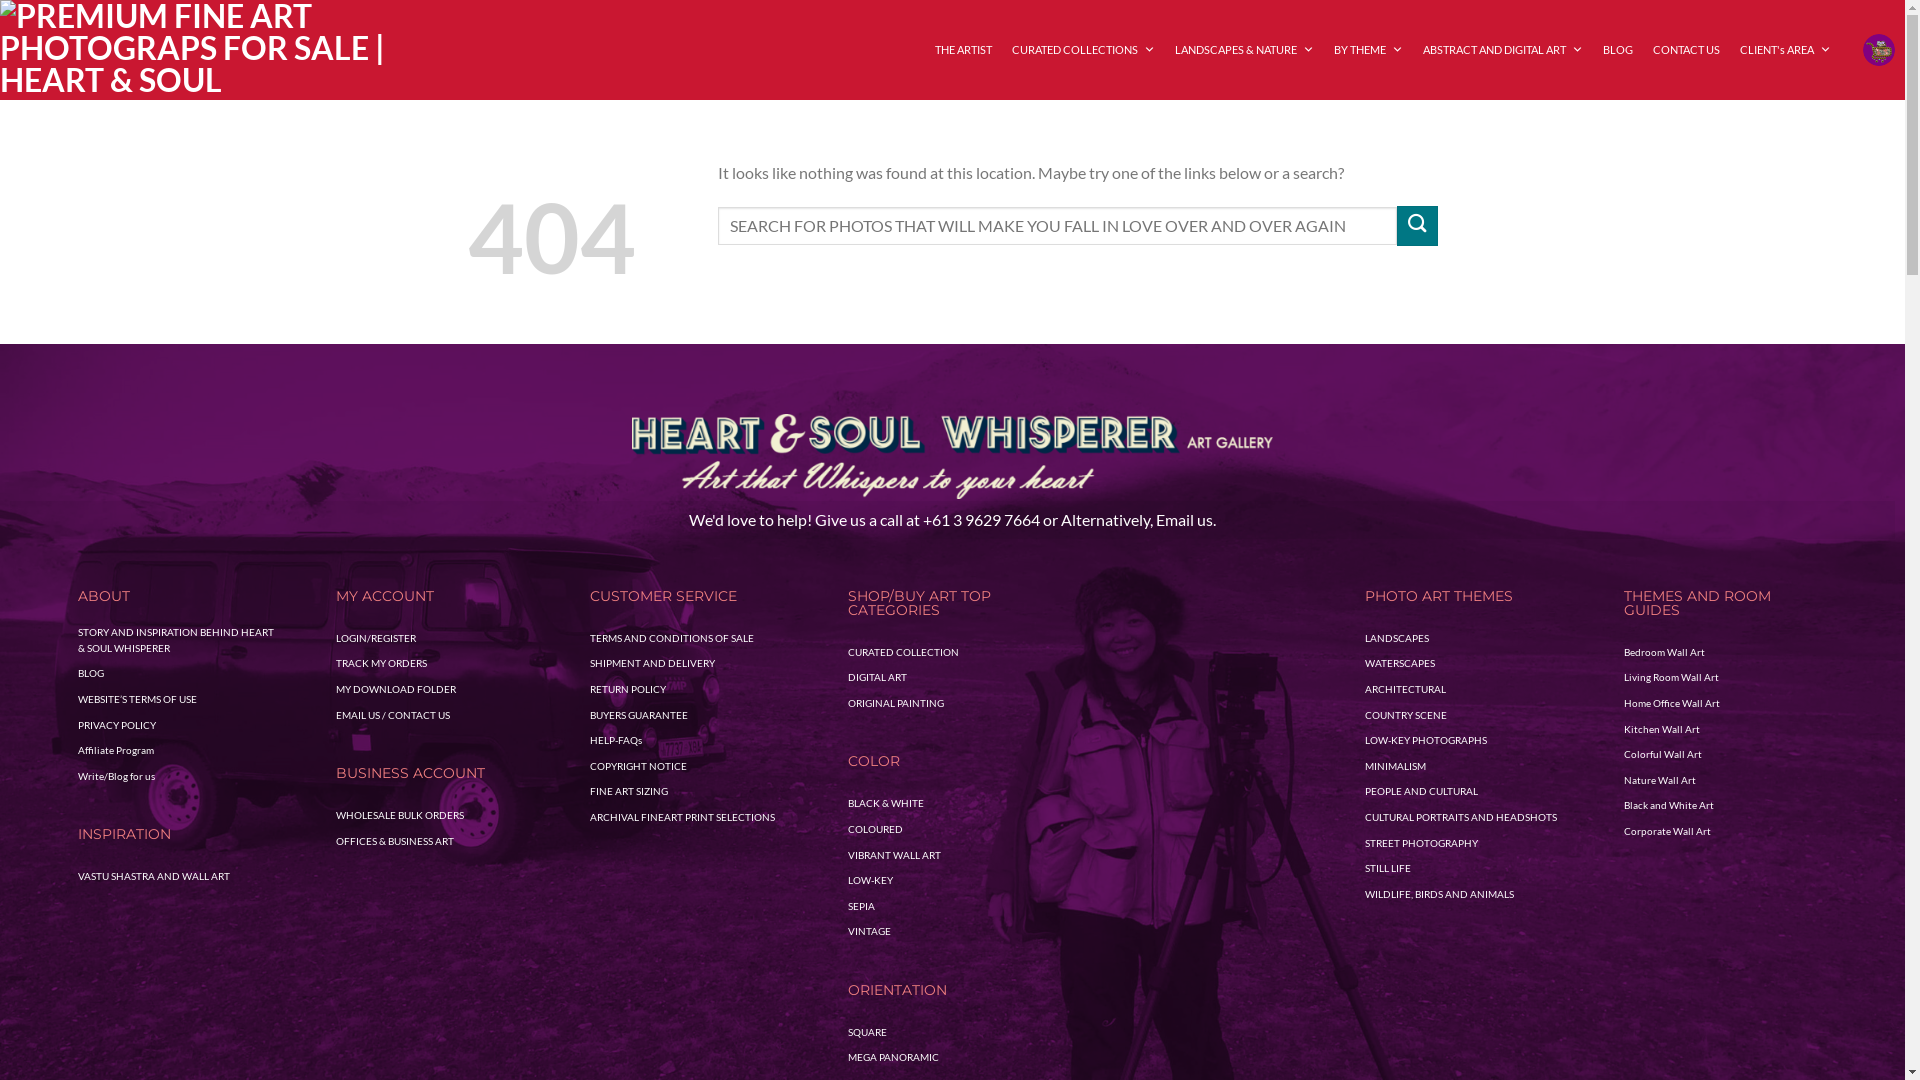  What do you see at coordinates (848, 829) in the screenshot?
I see `'COLOURED'` at bounding box center [848, 829].